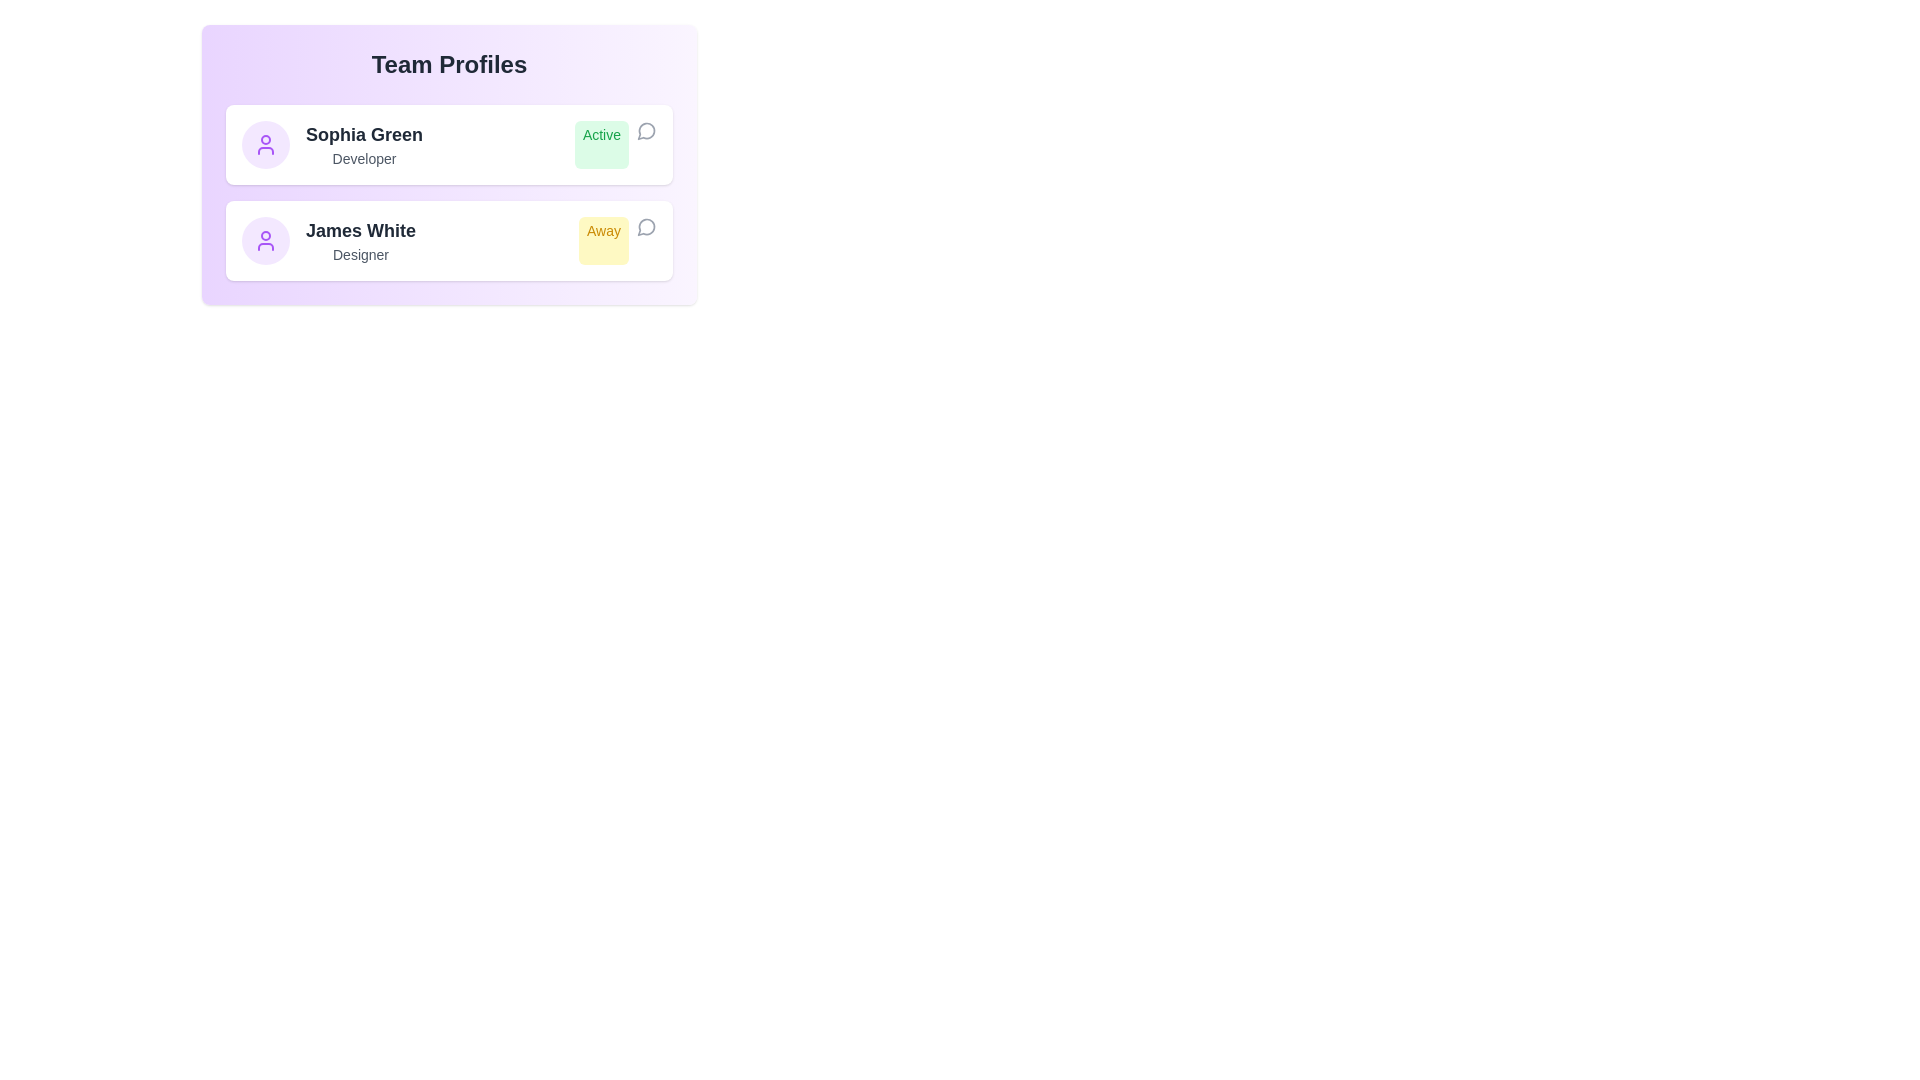 This screenshot has width=1920, height=1080. What do you see at coordinates (600, 144) in the screenshot?
I see `the 'Active' badge element which has a light green background and is associated with Sophia Green's profile details` at bounding box center [600, 144].